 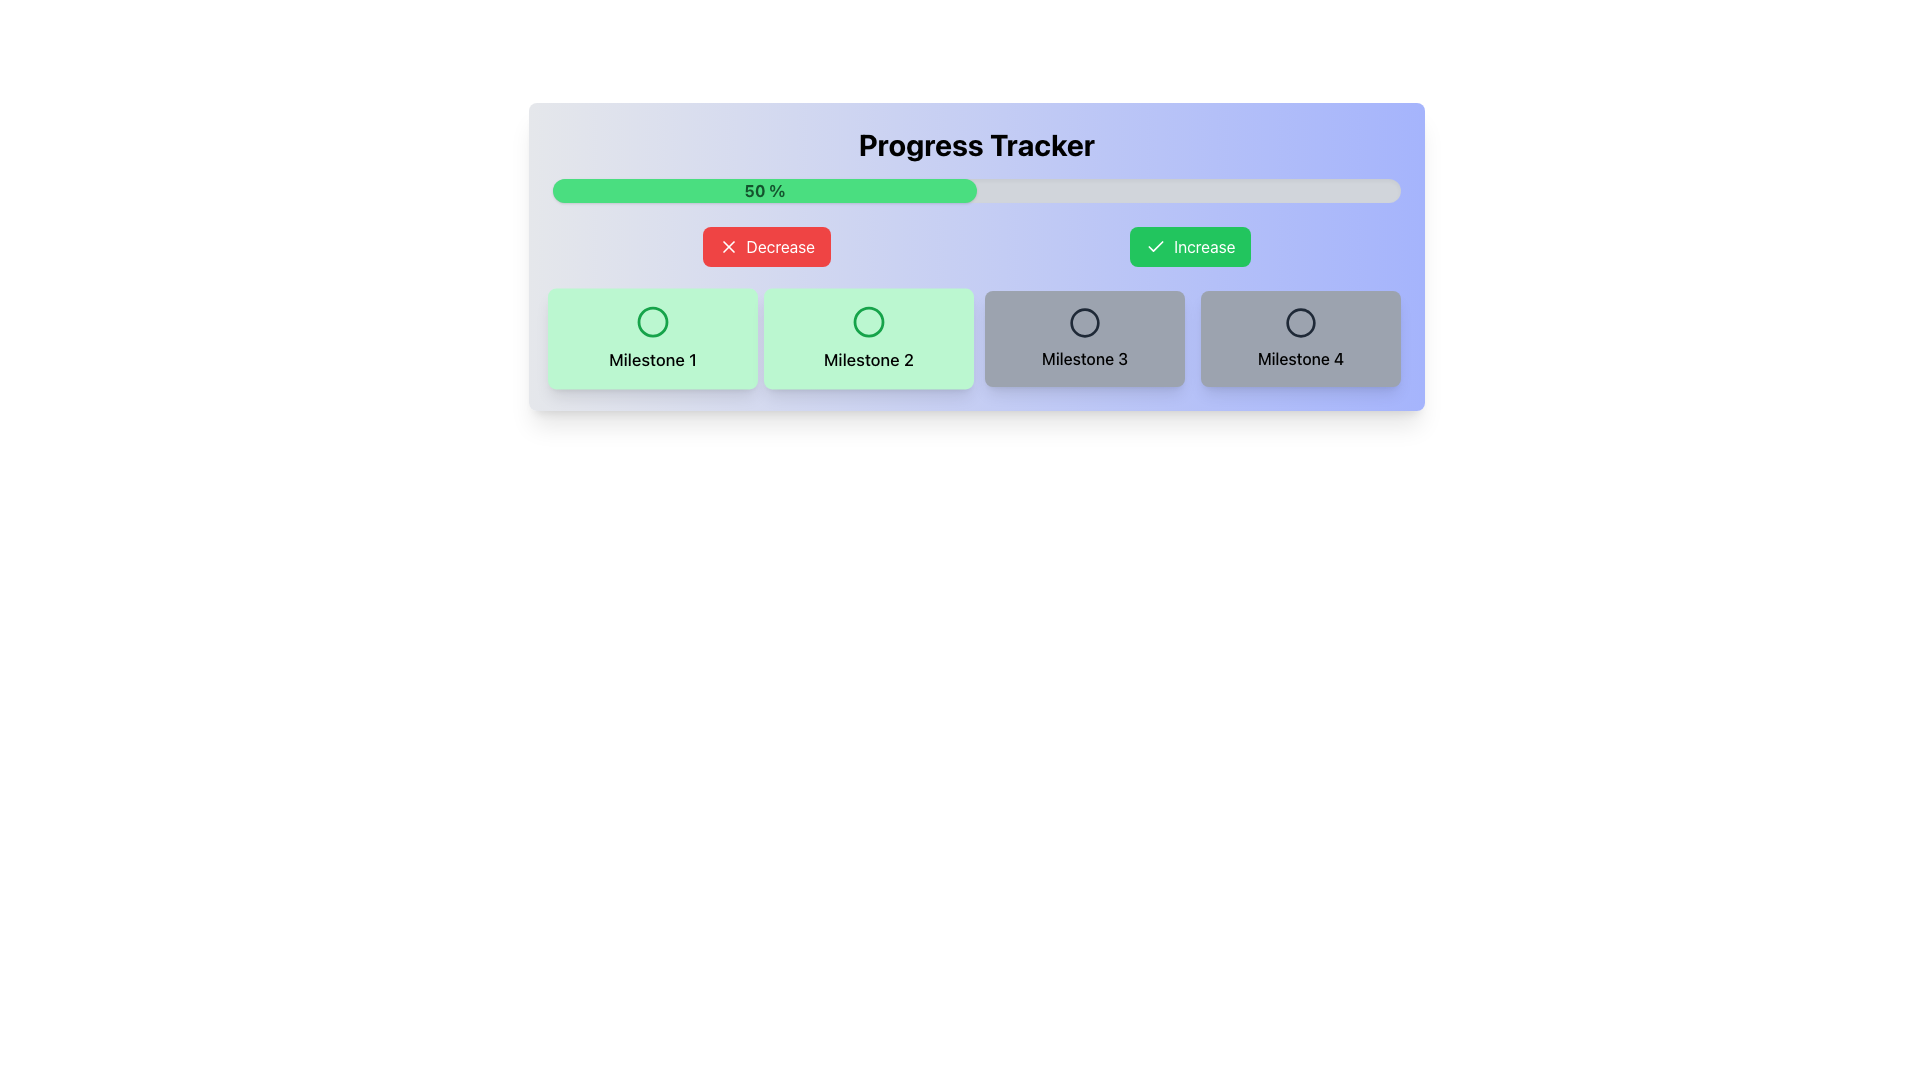 What do you see at coordinates (1156, 245) in the screenshot?
I see `the green checkmark icon inside the 'Increase' button located on the right side of the top button group` at bounding box center [1156, 245].